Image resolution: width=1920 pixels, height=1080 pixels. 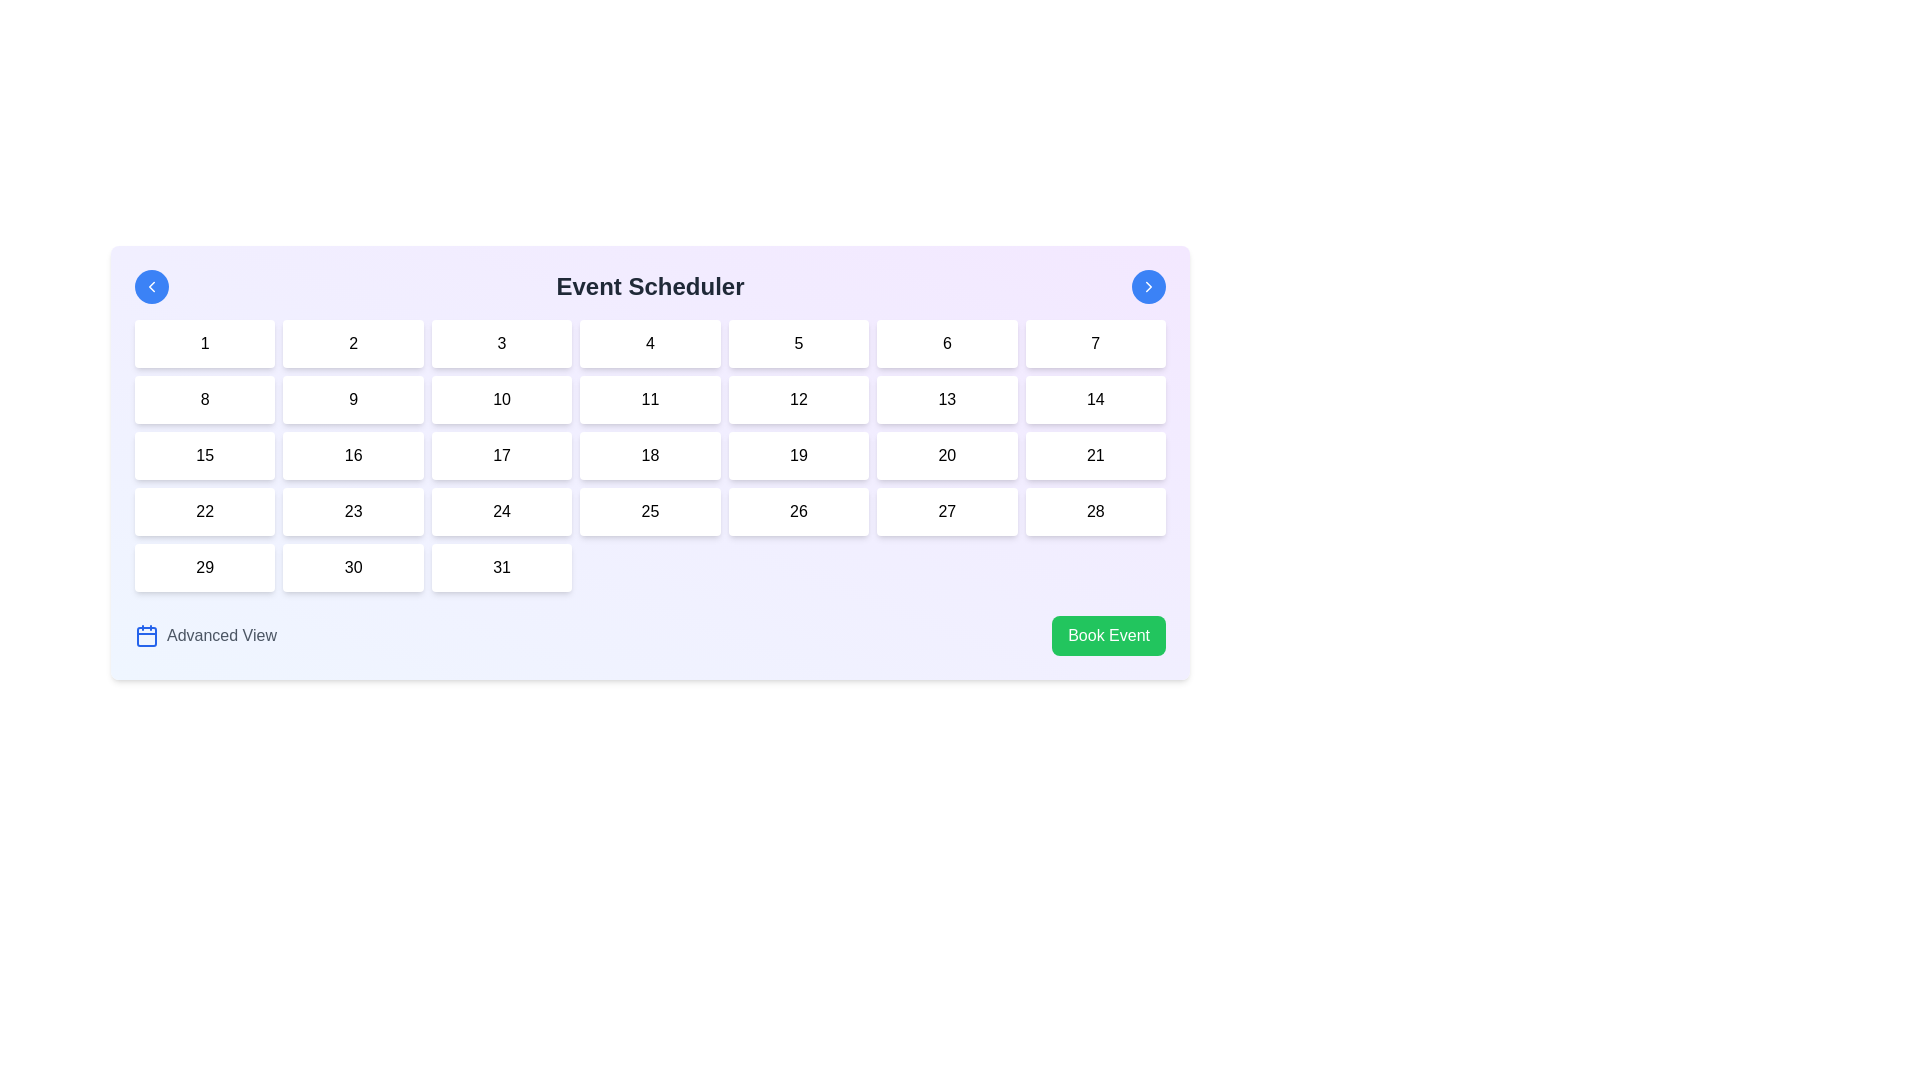 What do you see at coordinates (353, 567) in the screenshot?
I see `the white rounded button displaying '30' in the calendar grid under the 'Event Scheduler' header` at bounding box center [353, 567].